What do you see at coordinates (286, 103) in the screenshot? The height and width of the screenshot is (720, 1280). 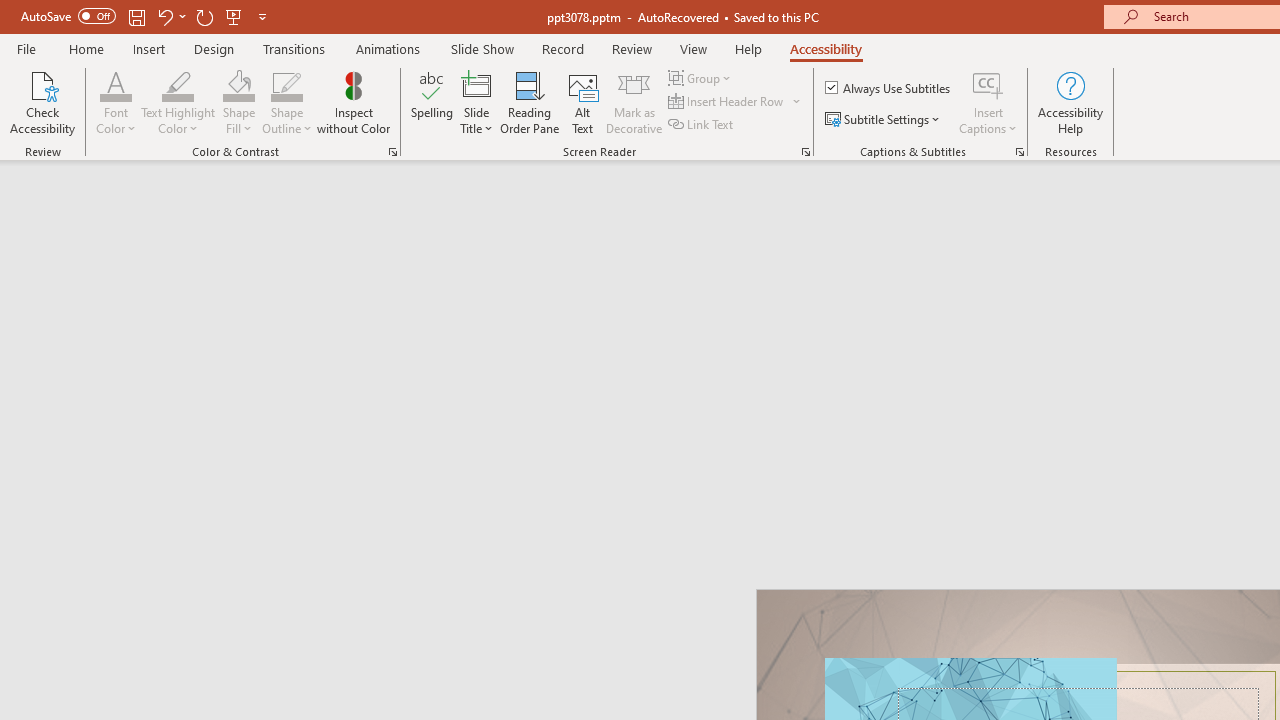 I see `'Shape Outline'` at bounding box center [286, 103].